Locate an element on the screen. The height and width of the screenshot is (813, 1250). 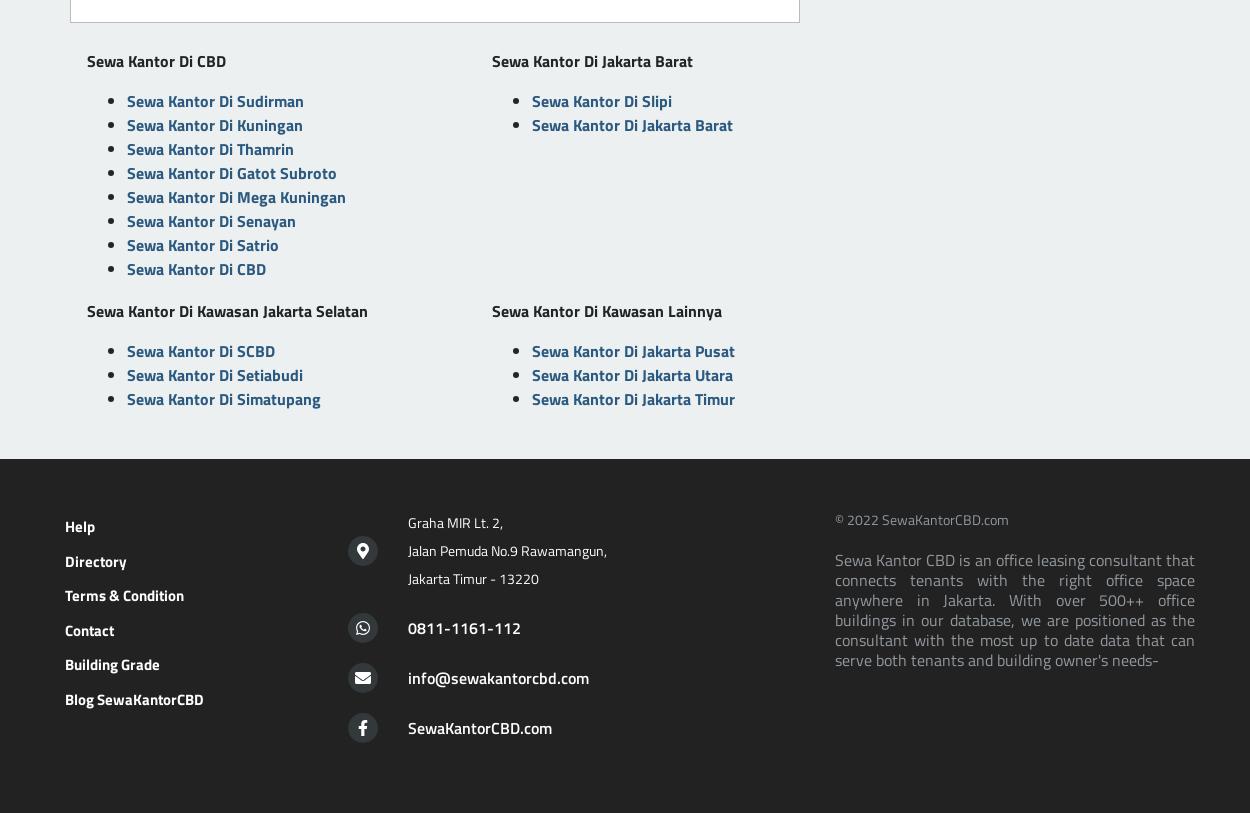
'Sewa Kantor Di Setiabudi' is located at coordinates (213, 374).